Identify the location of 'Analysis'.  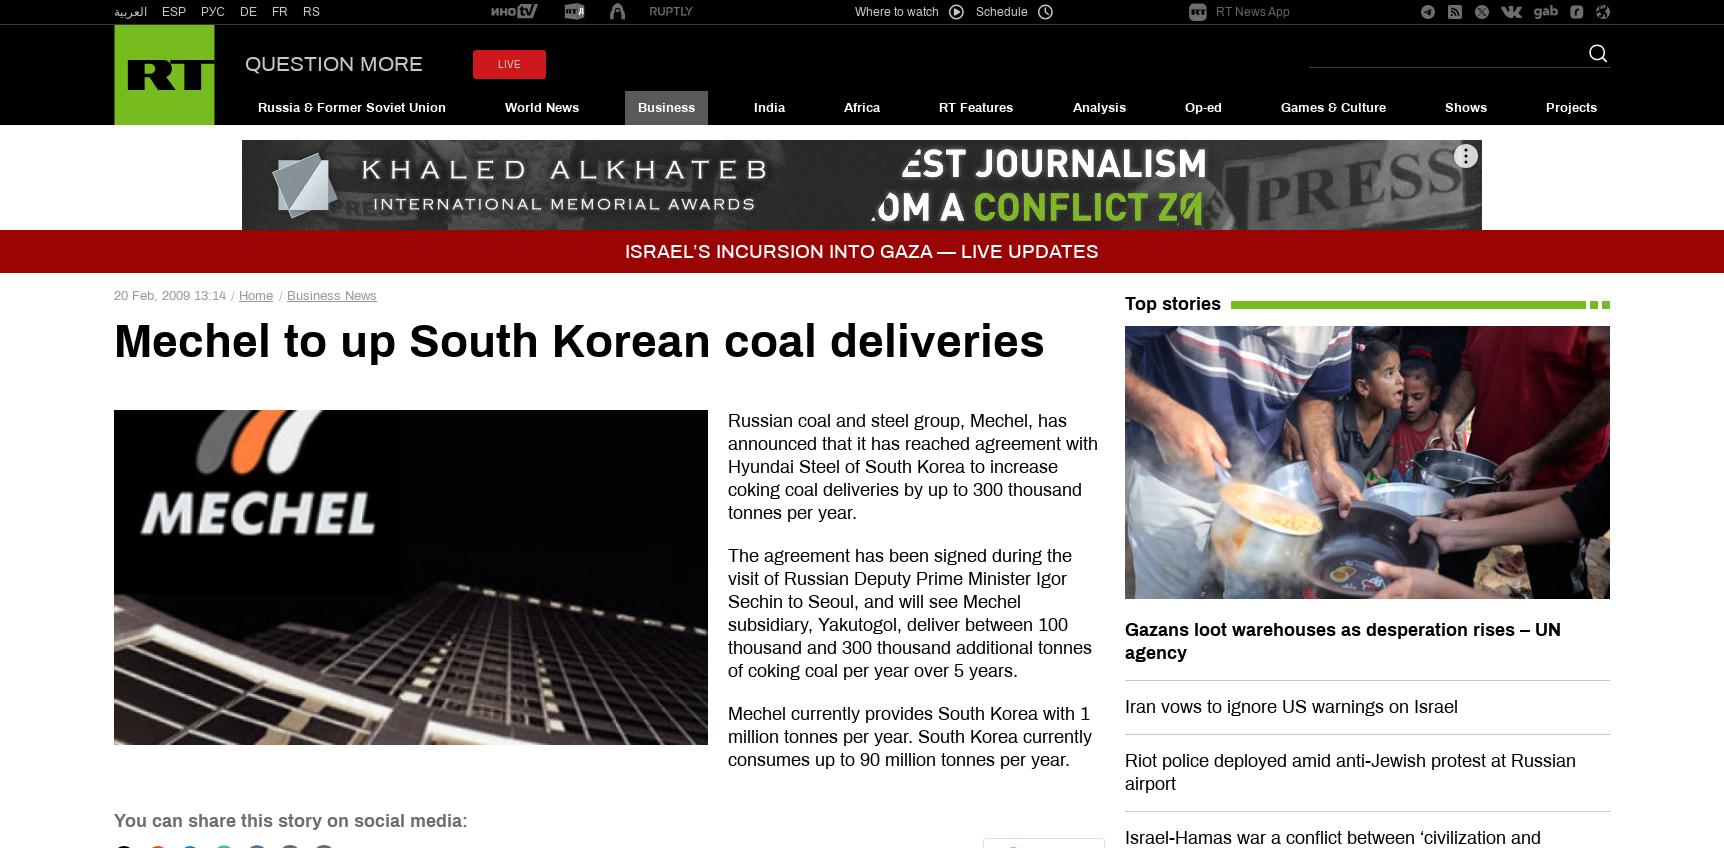
(1097, 106).